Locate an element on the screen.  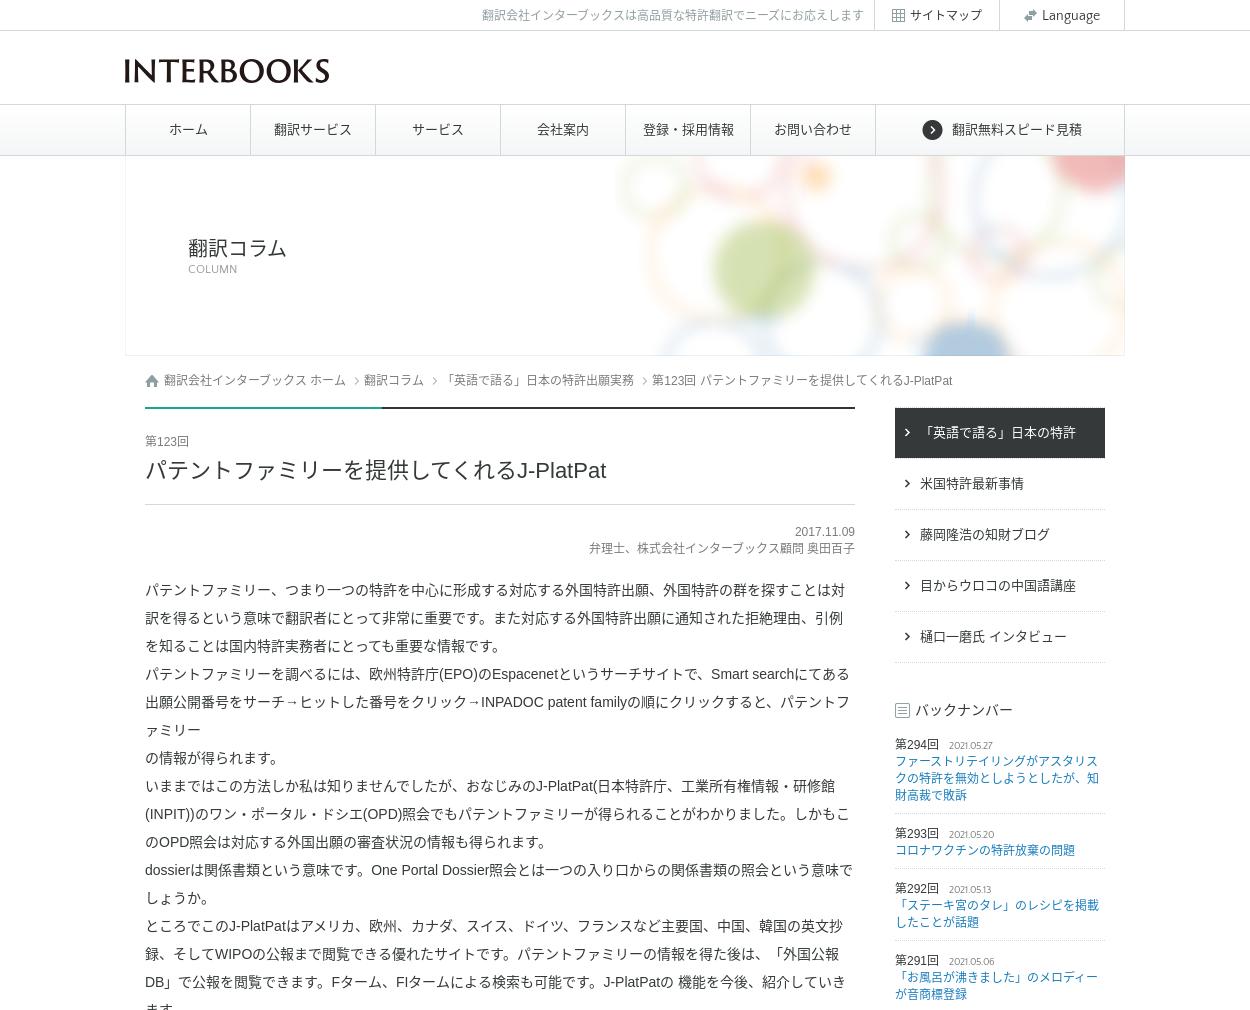
'2021.05.13' is located at coordinates (969, 890).